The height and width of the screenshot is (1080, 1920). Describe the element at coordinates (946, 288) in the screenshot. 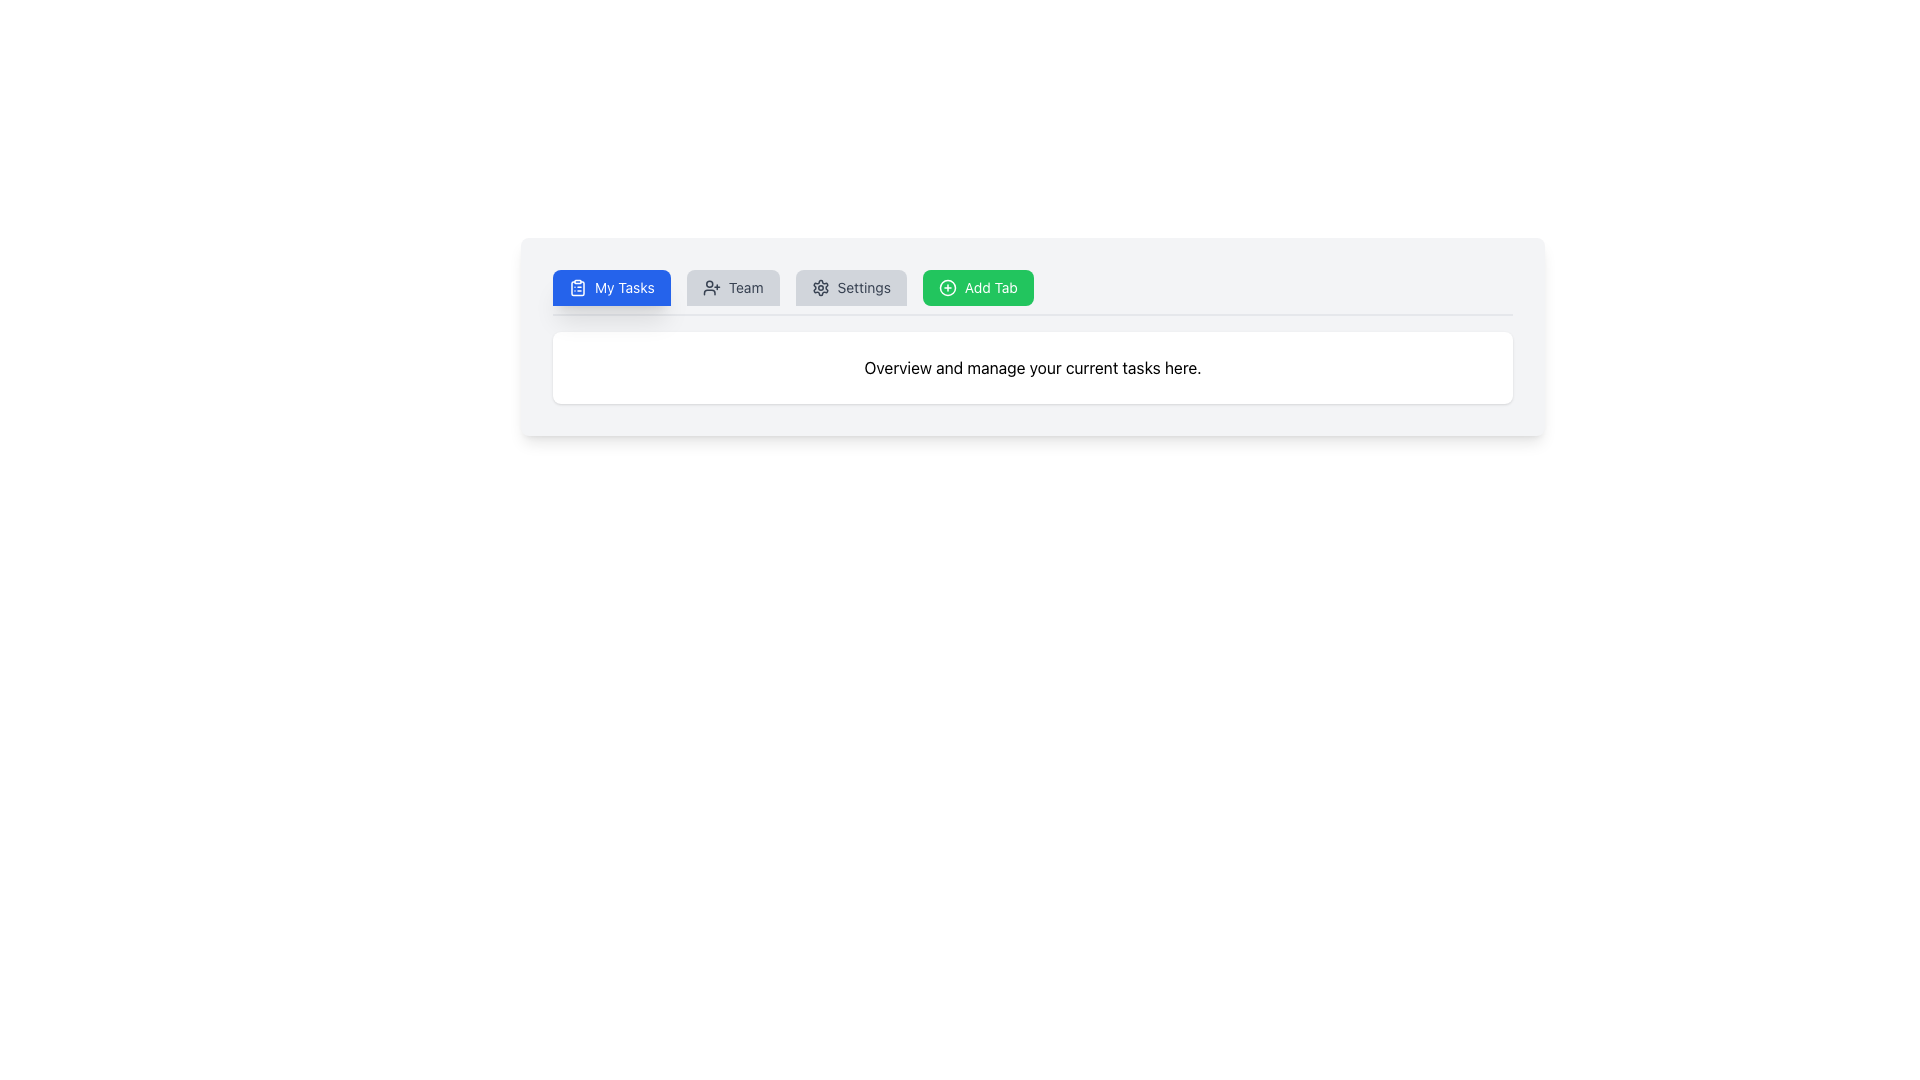

I see `the 'Add Tab' icon located in the top-right section of the interface` at that location.